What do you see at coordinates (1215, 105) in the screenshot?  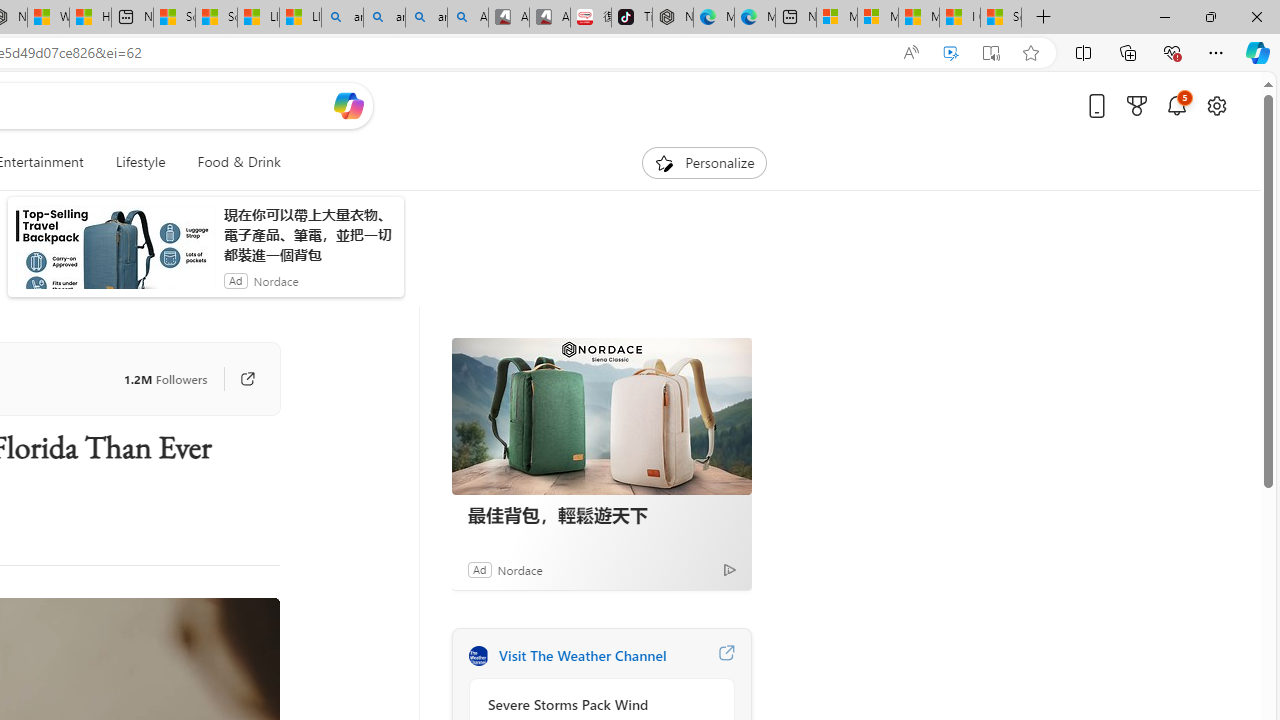 I see `'Open settings'` at bounding box center [1215, 105].